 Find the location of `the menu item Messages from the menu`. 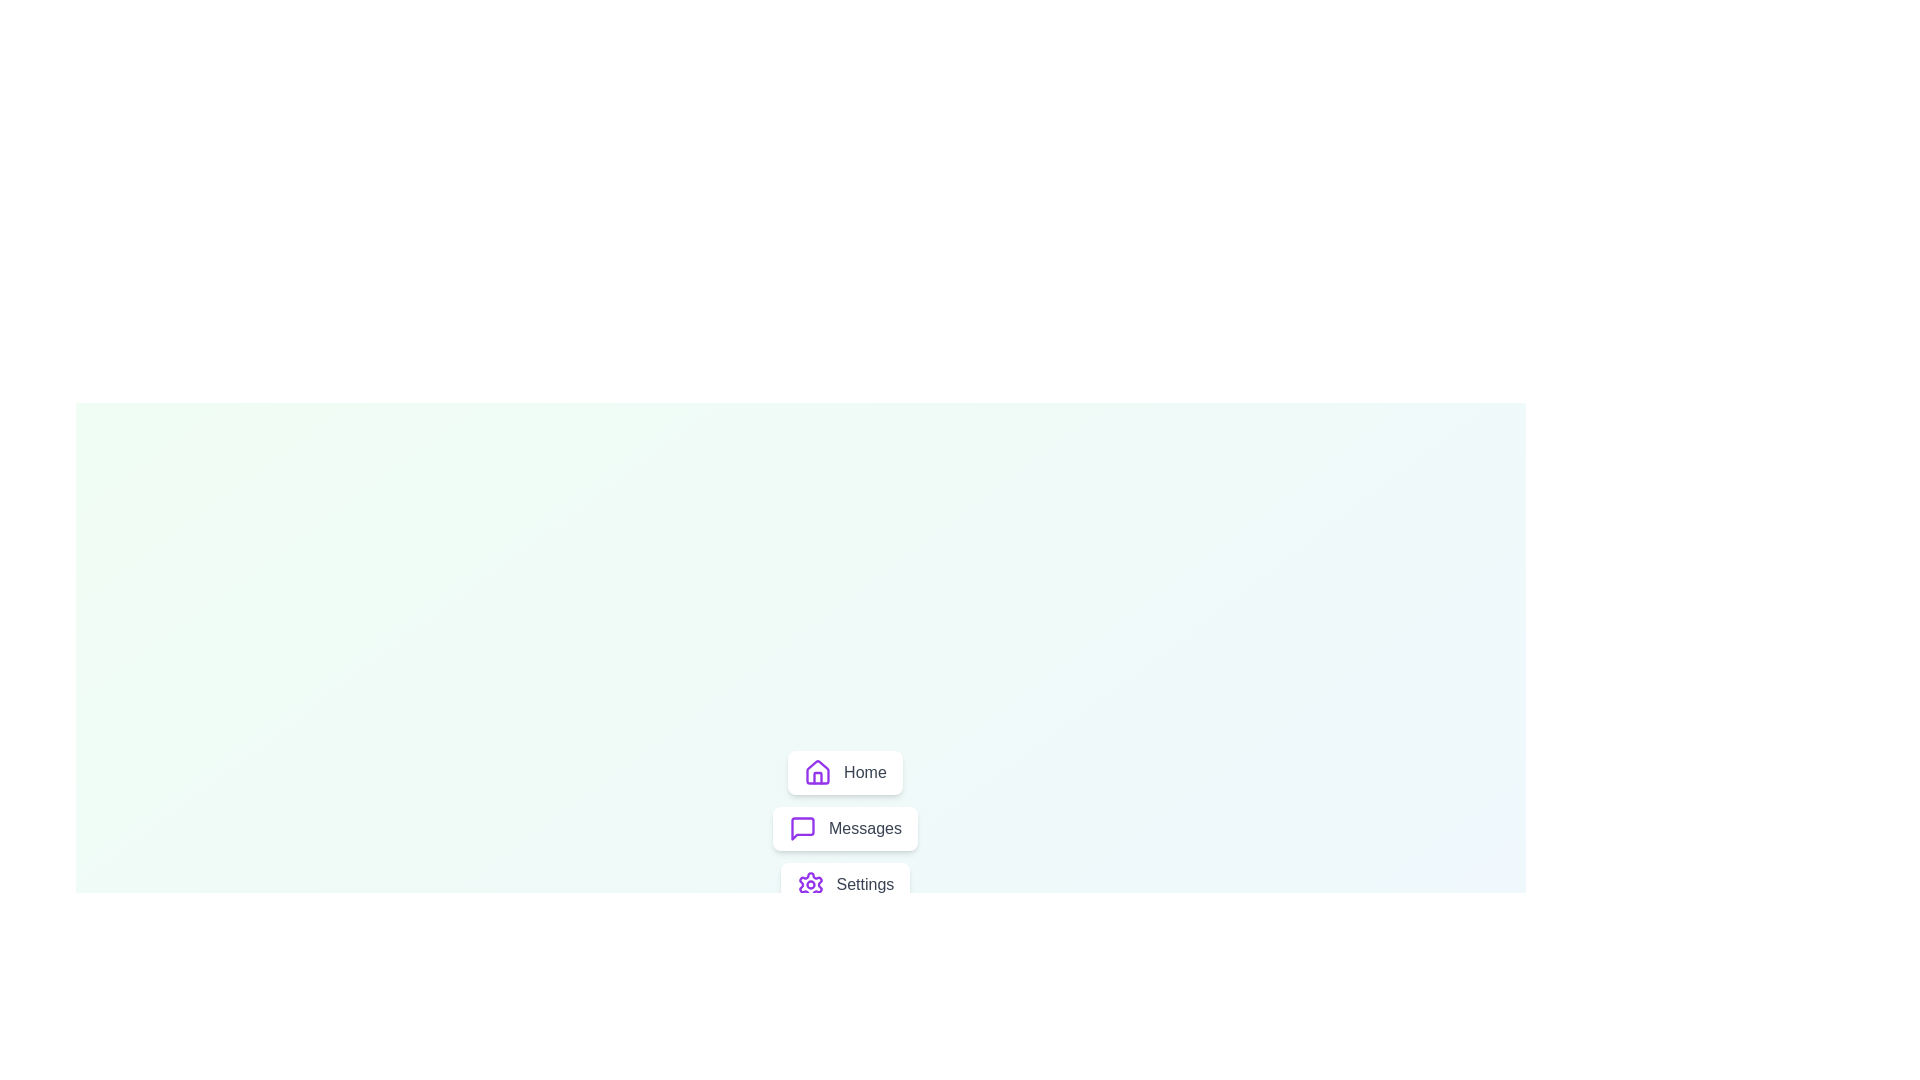

the menu item Messages from the menu is located at coordinates (844, 829).